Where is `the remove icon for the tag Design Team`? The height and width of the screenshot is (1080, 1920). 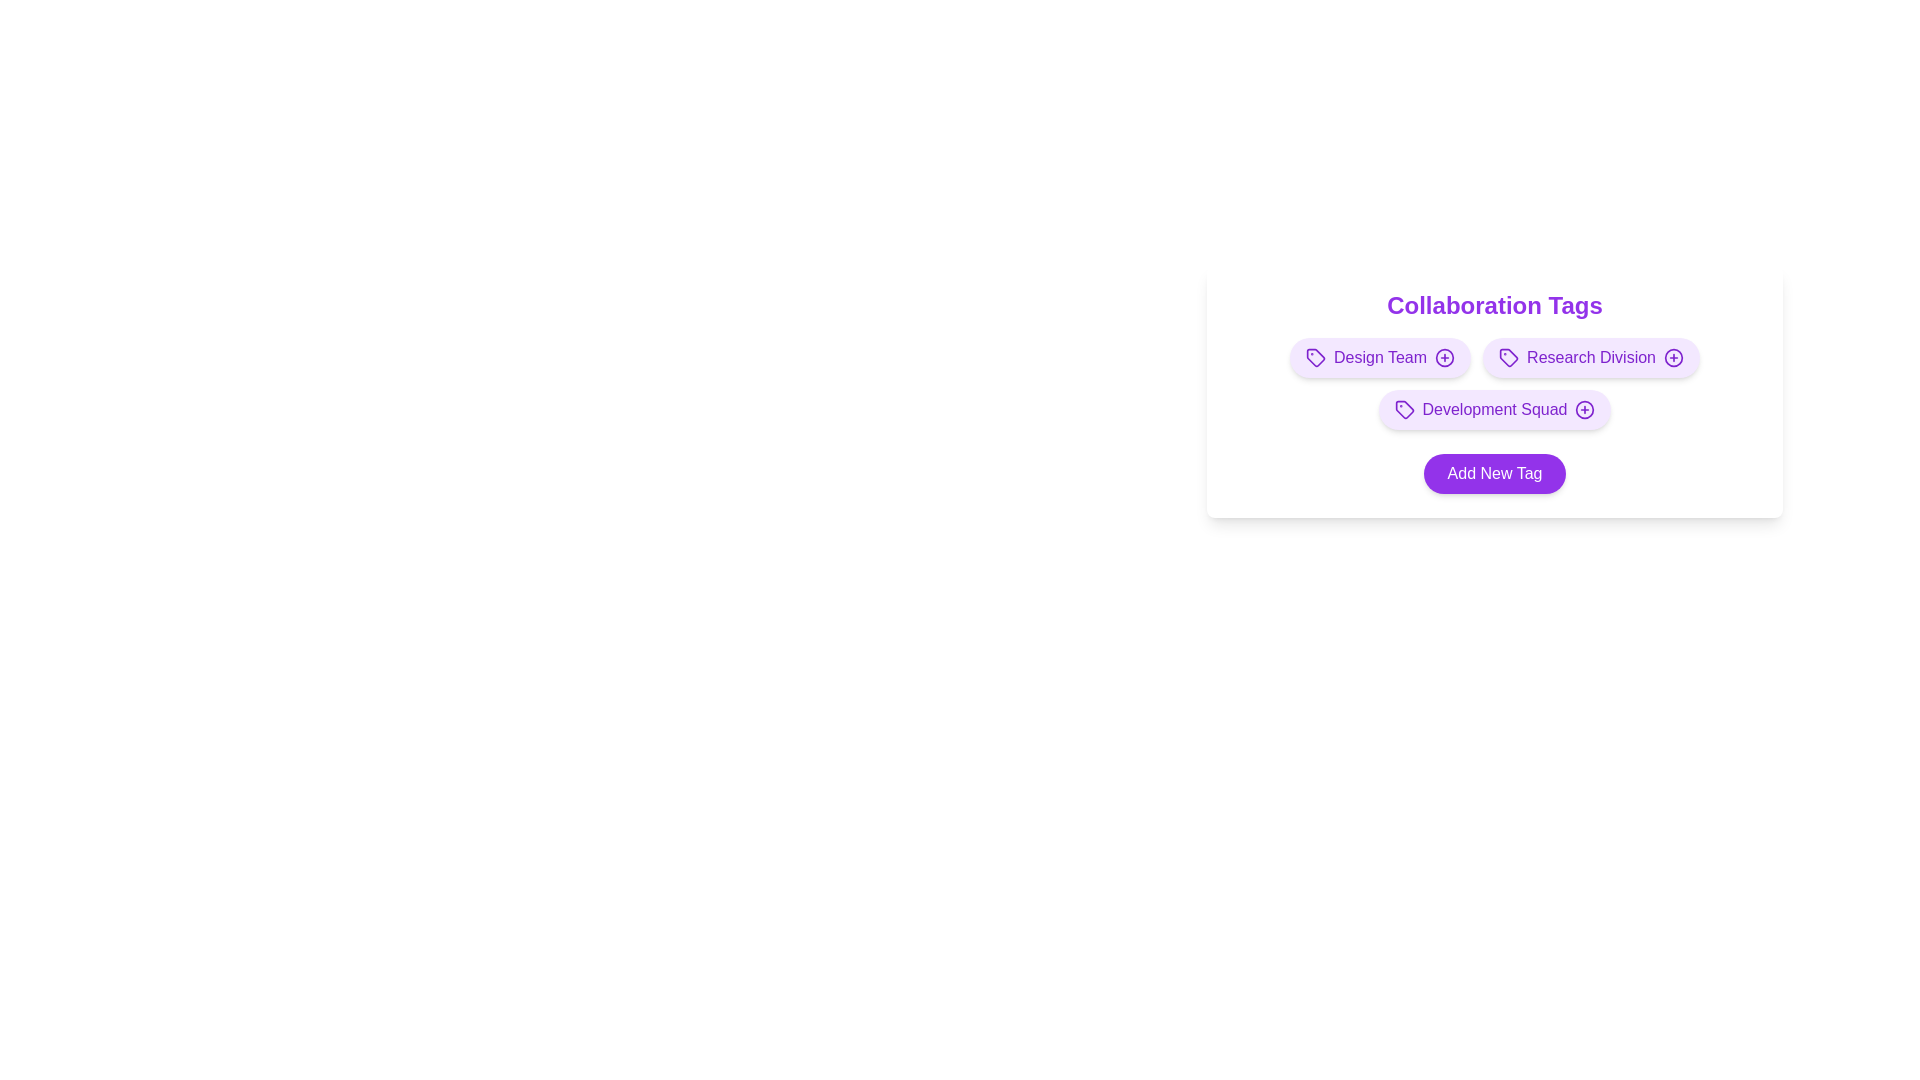
the remove icon for the tag Design Team is located at coordinates (1444, 357).